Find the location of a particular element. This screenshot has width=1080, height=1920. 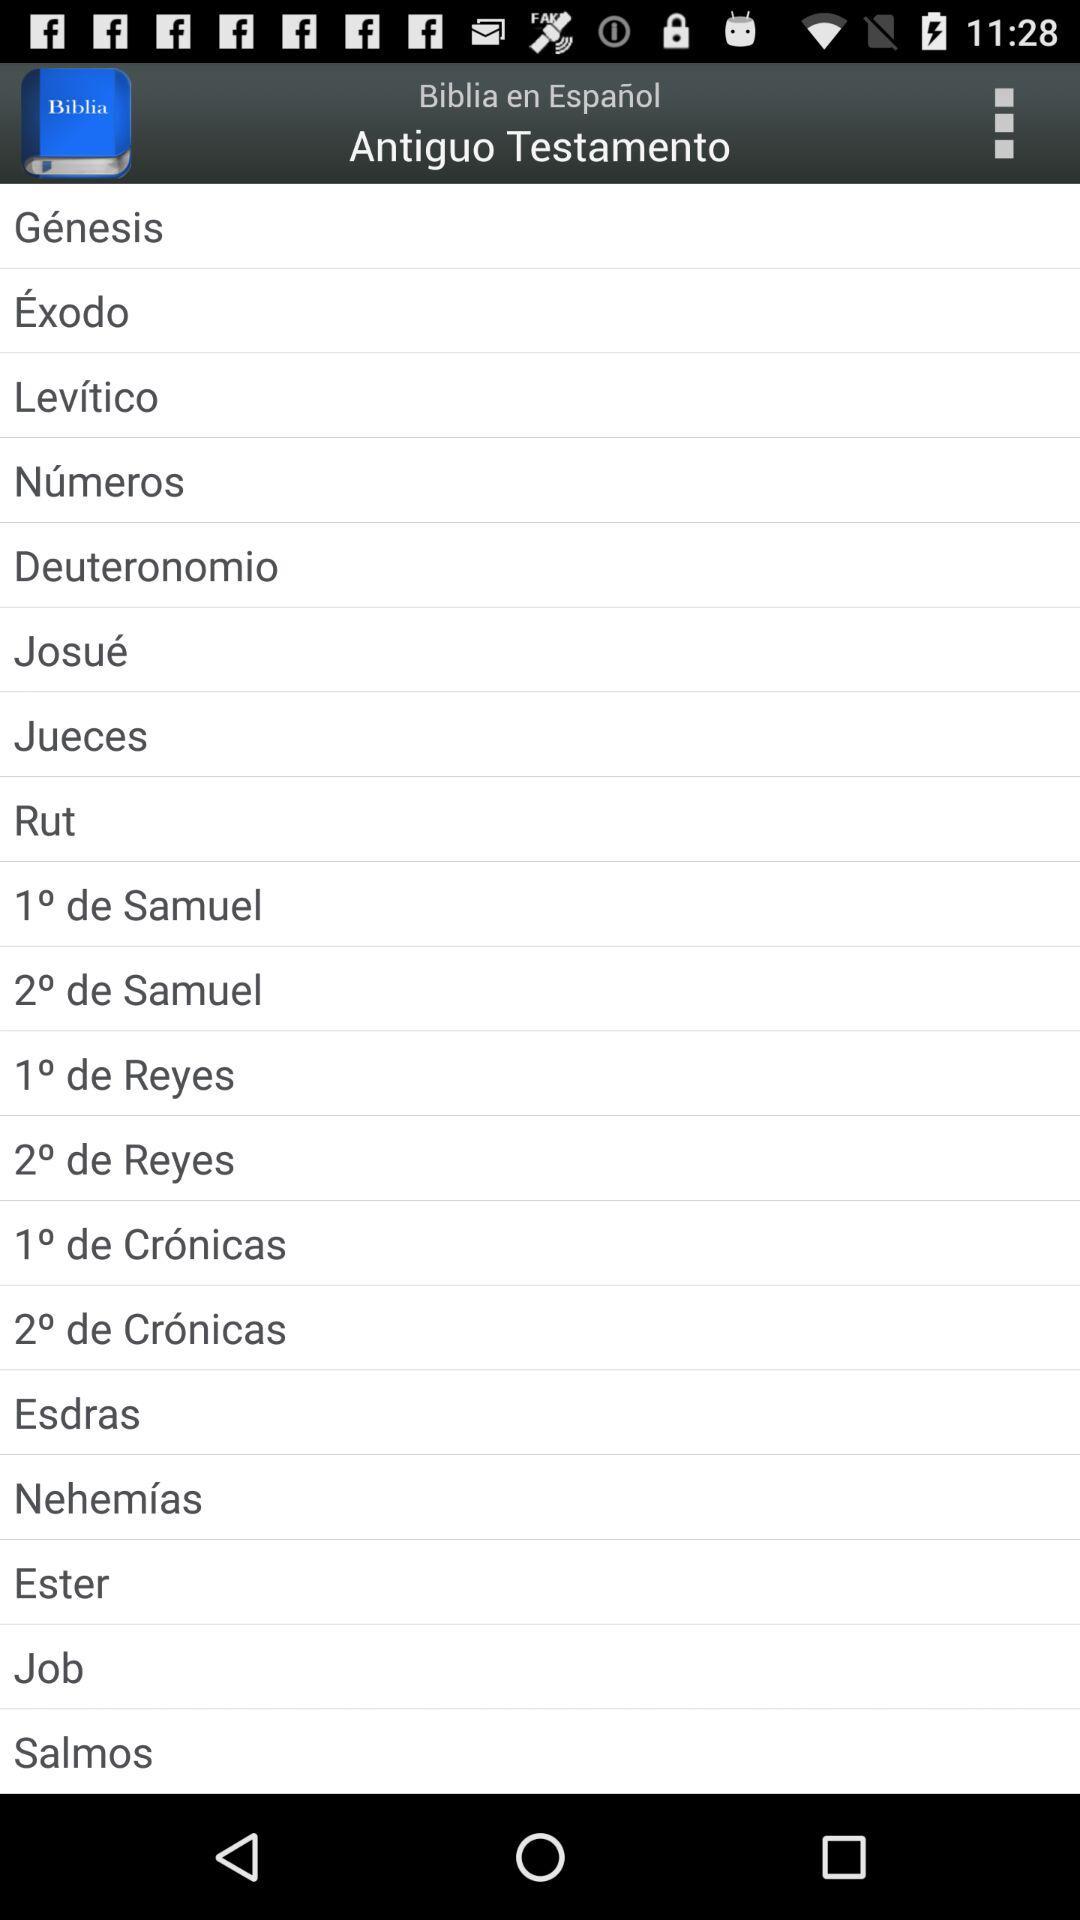

the more icon is located at coordinates (1003, 131).